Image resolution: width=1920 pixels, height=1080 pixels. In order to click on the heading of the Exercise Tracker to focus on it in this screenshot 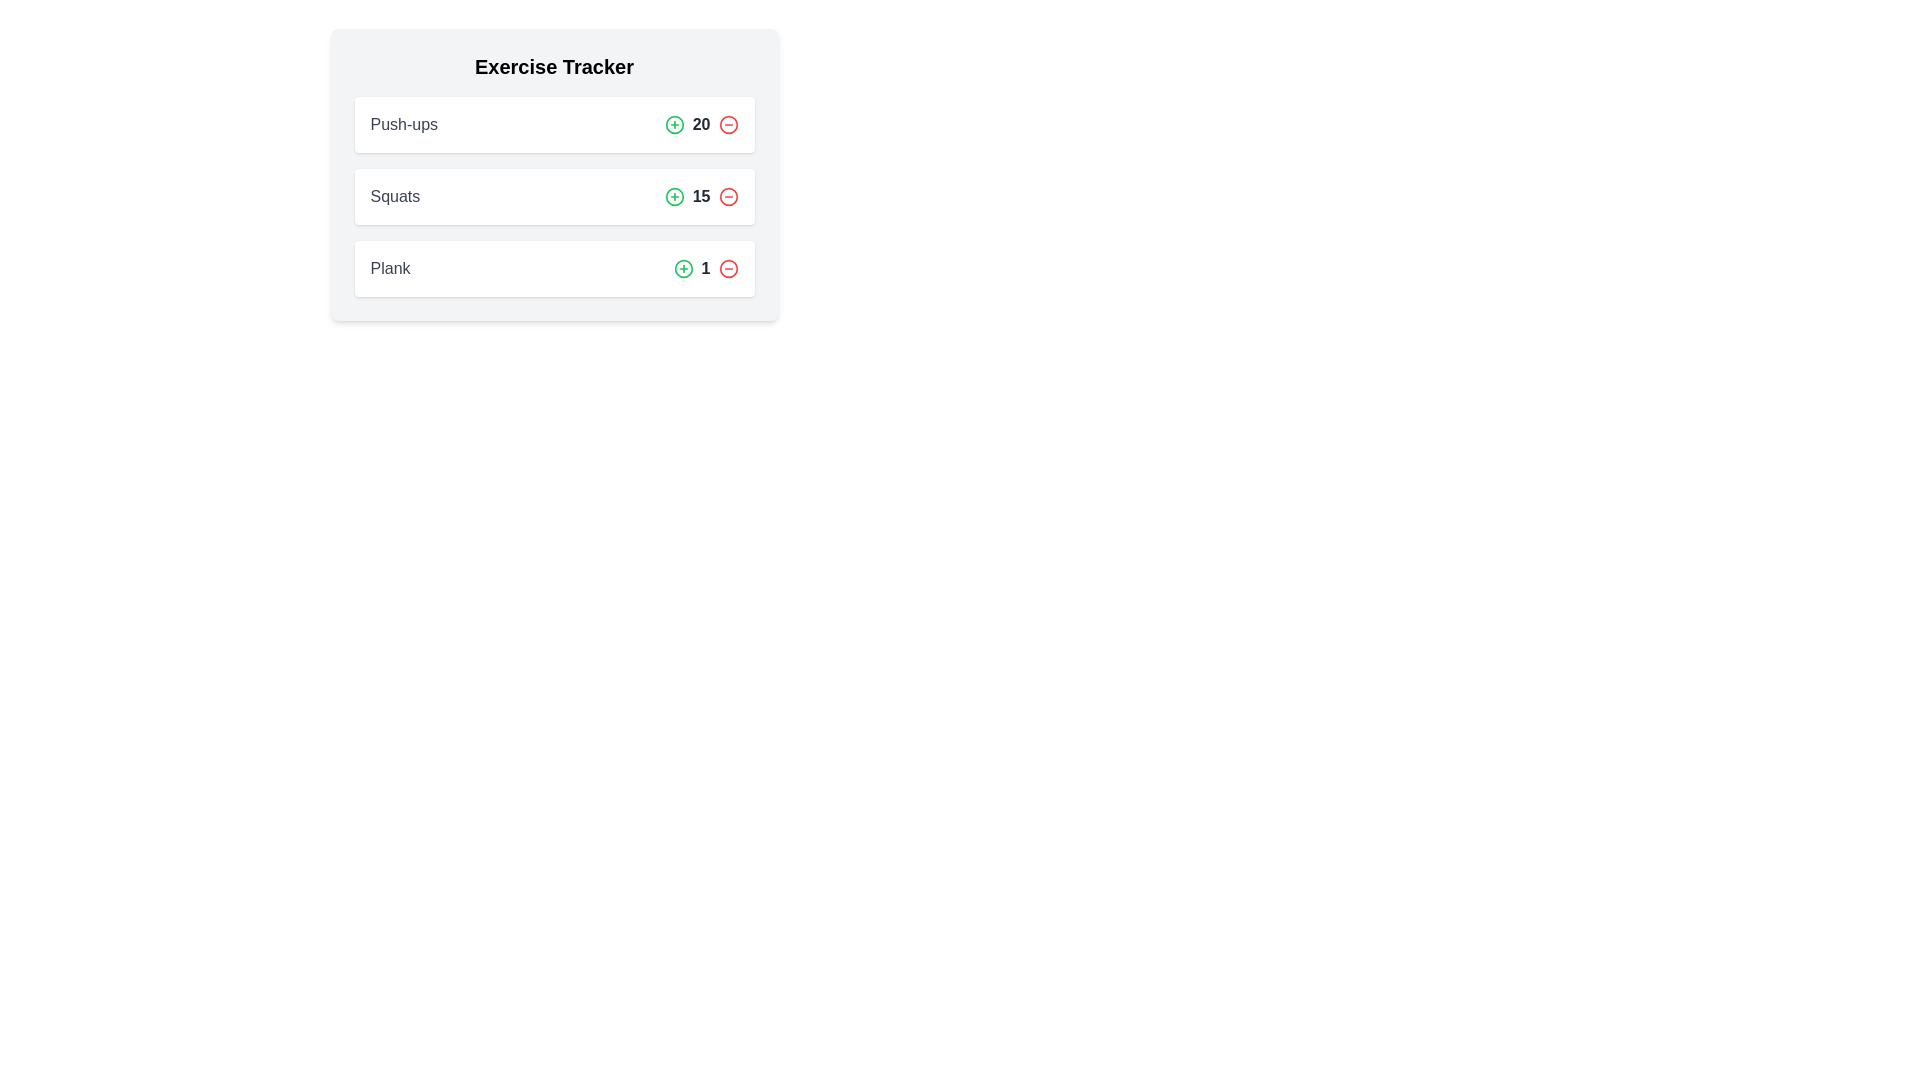, I will do `click(554, 65)`.